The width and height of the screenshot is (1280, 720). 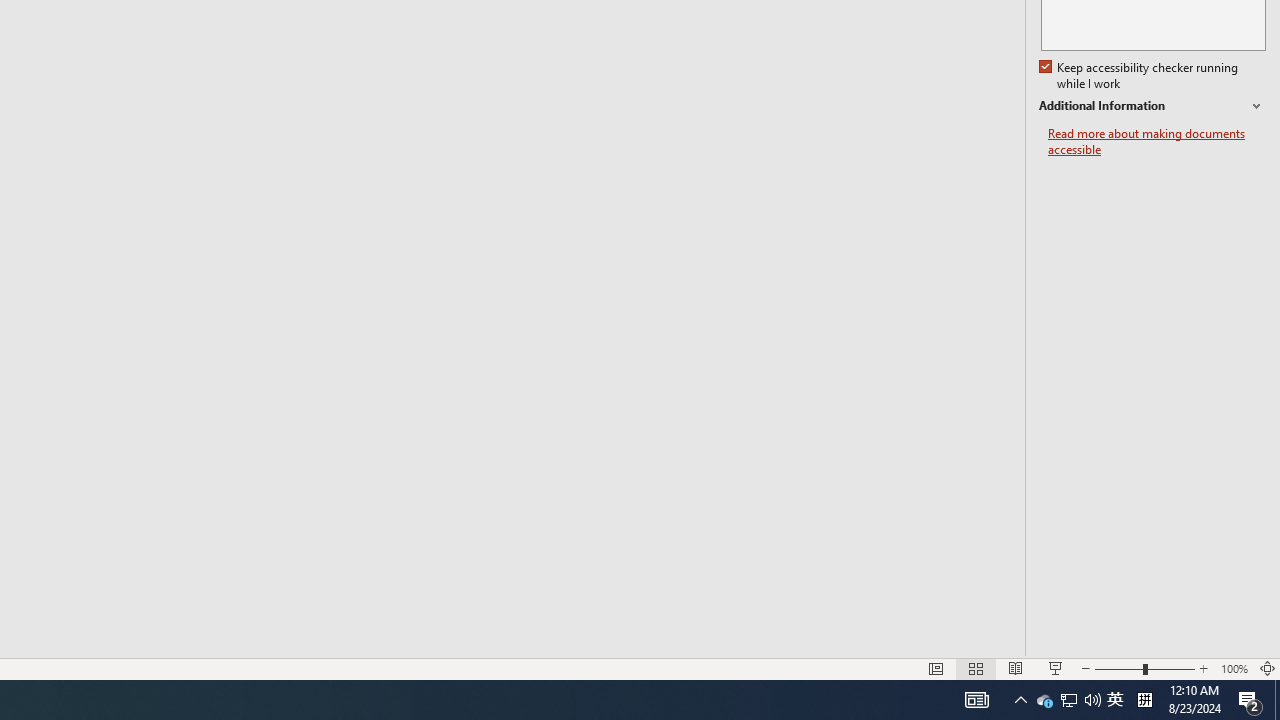 What do you see at coordinates (1152, 106) in the screenshot?
I see `'Additional Information'` at bounding box center [1152, 106].